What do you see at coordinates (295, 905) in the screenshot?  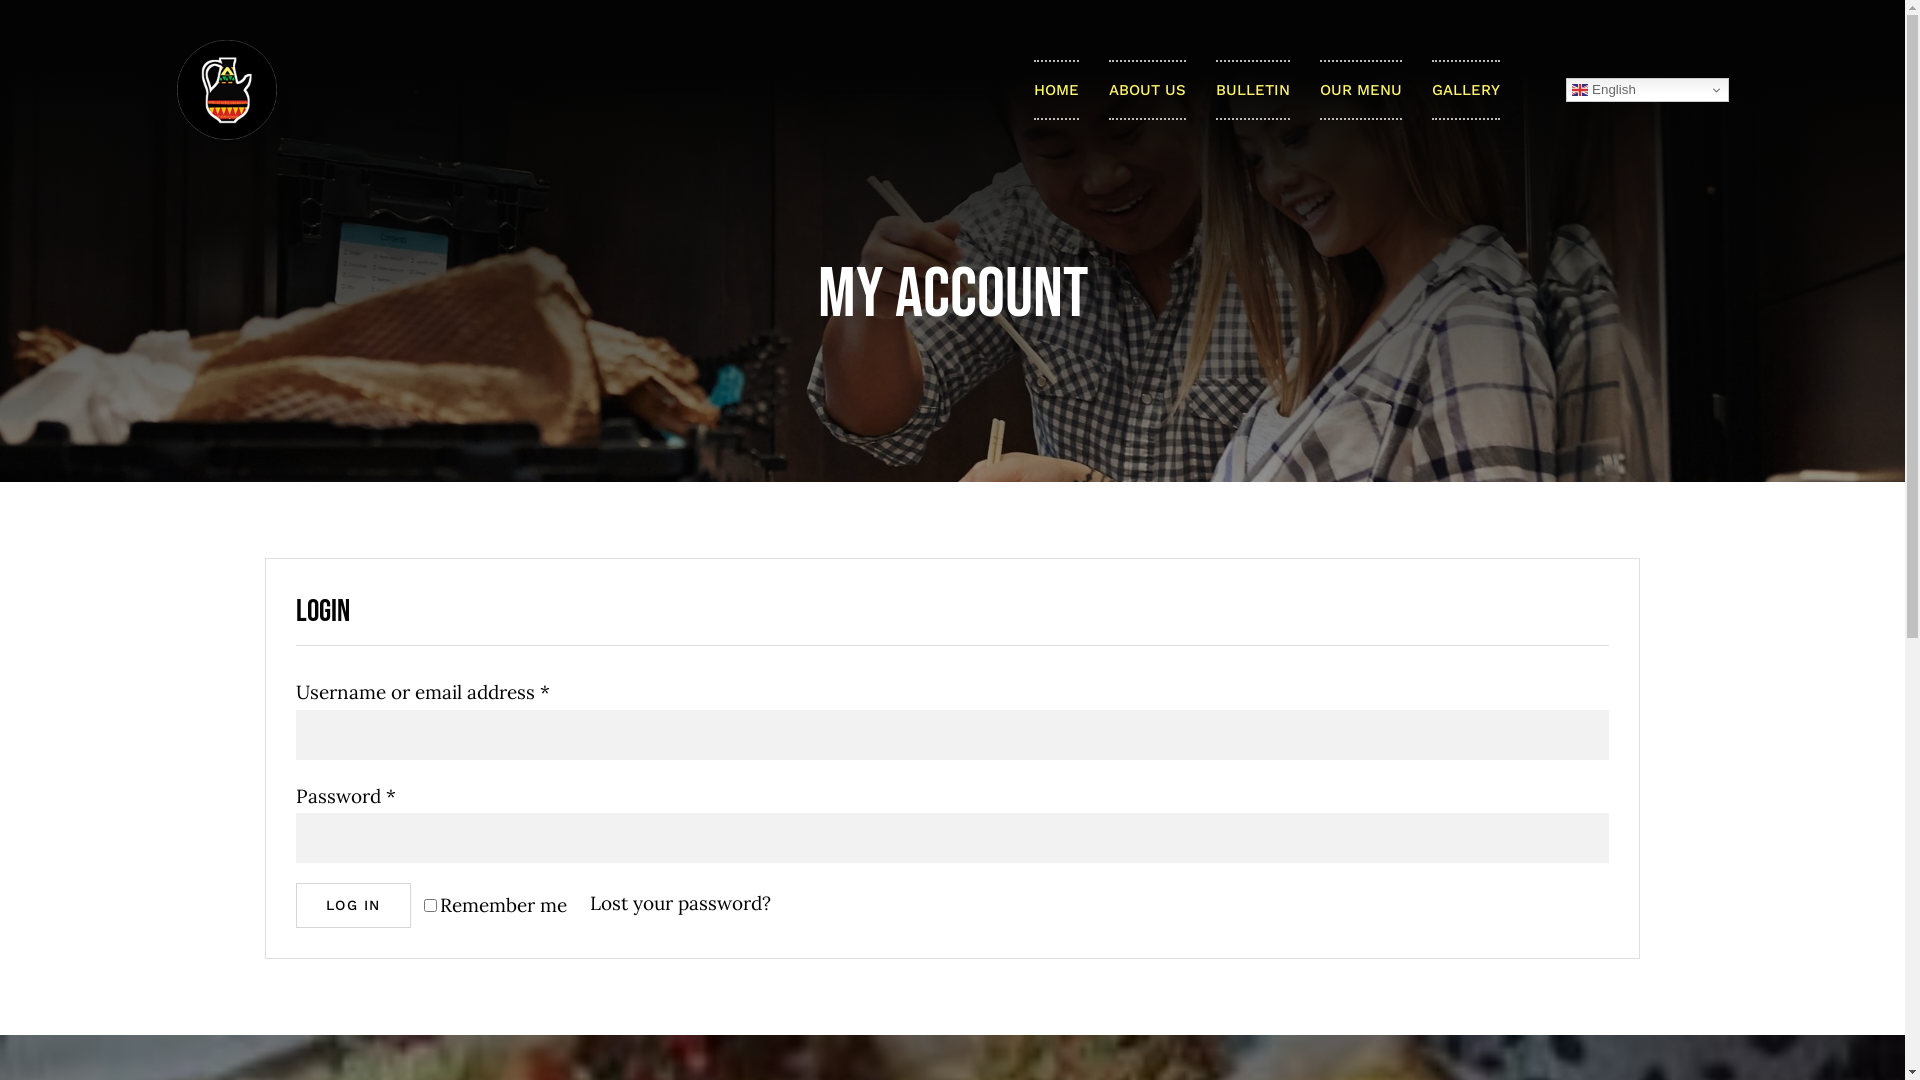 I see `'LOG IN'` at bounding box center [295, 905].